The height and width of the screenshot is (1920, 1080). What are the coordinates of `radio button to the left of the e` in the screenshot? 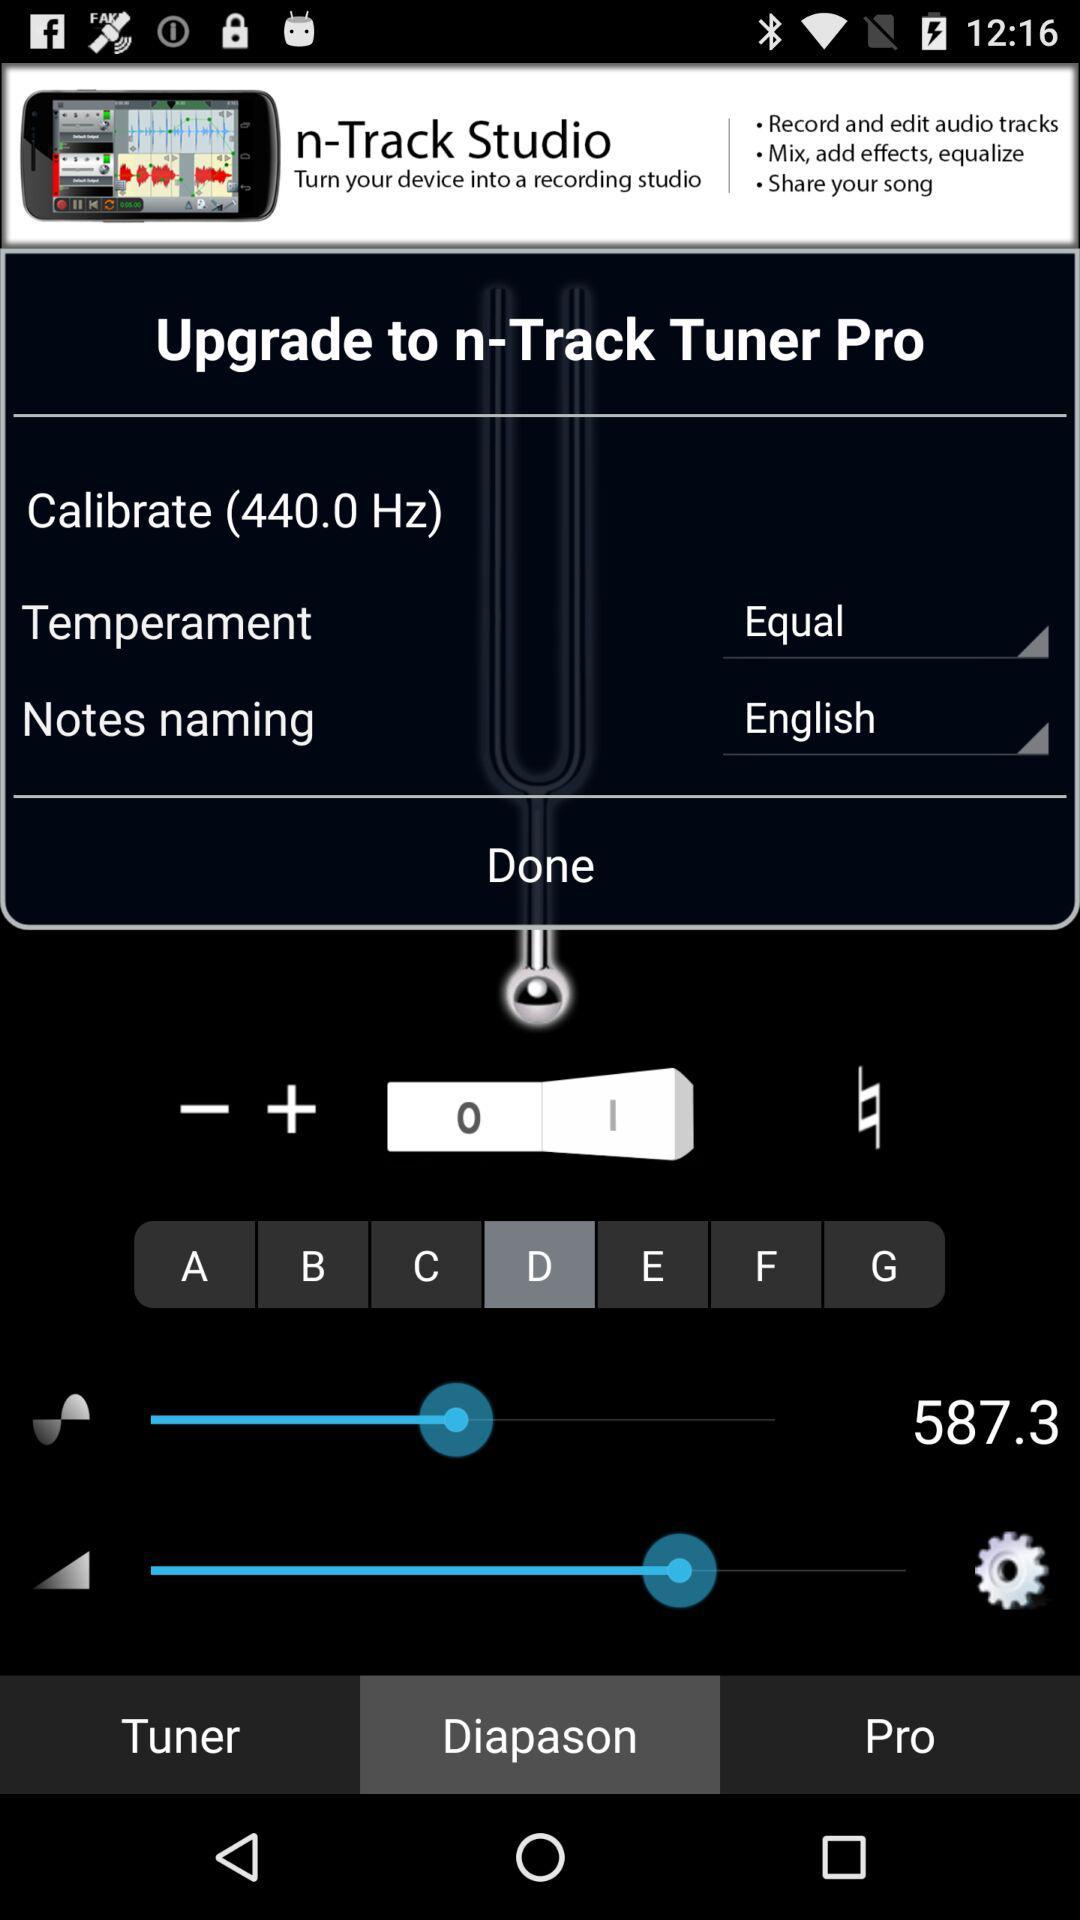 It's located at (538, 1263).